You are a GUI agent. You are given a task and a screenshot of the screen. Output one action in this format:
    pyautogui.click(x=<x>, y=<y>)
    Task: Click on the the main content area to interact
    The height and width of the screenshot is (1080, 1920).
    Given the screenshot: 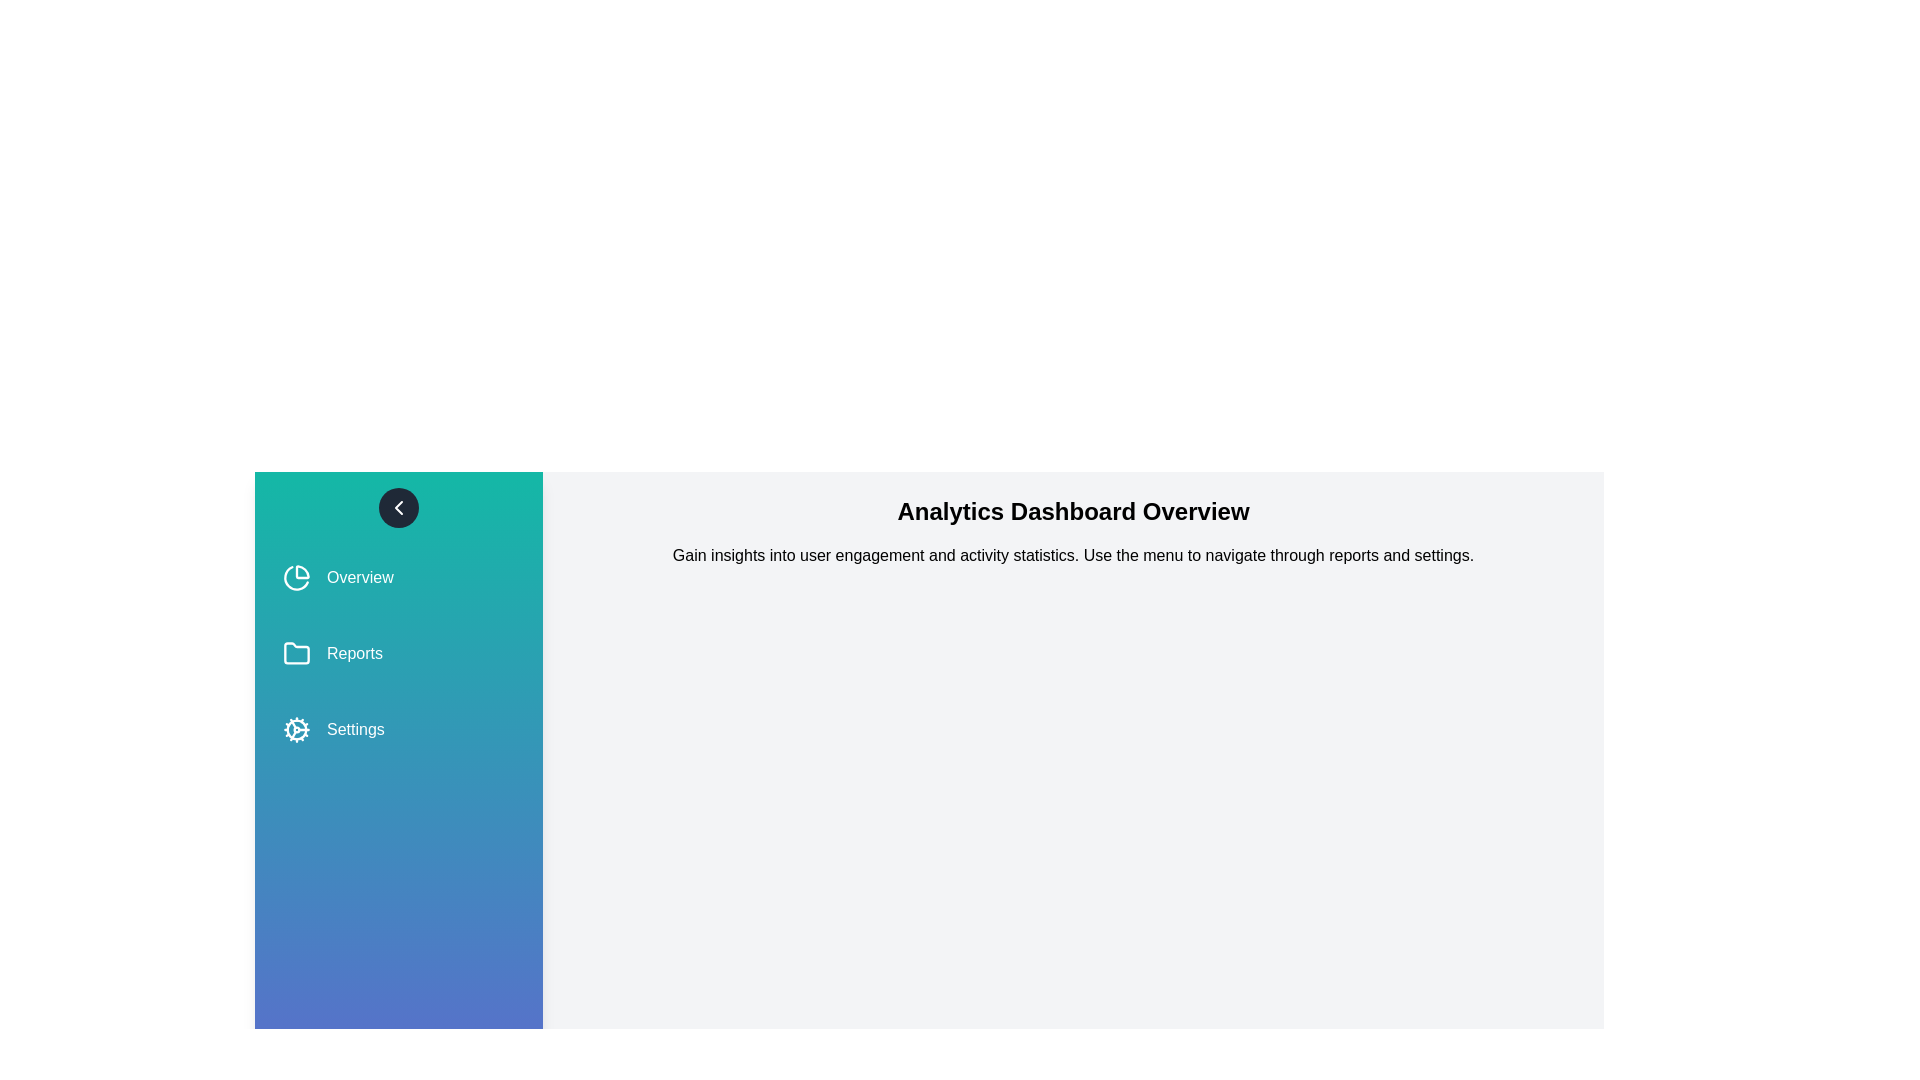 What is the action you would take?
    pyautogui.click(x=1072, y=1011)
    